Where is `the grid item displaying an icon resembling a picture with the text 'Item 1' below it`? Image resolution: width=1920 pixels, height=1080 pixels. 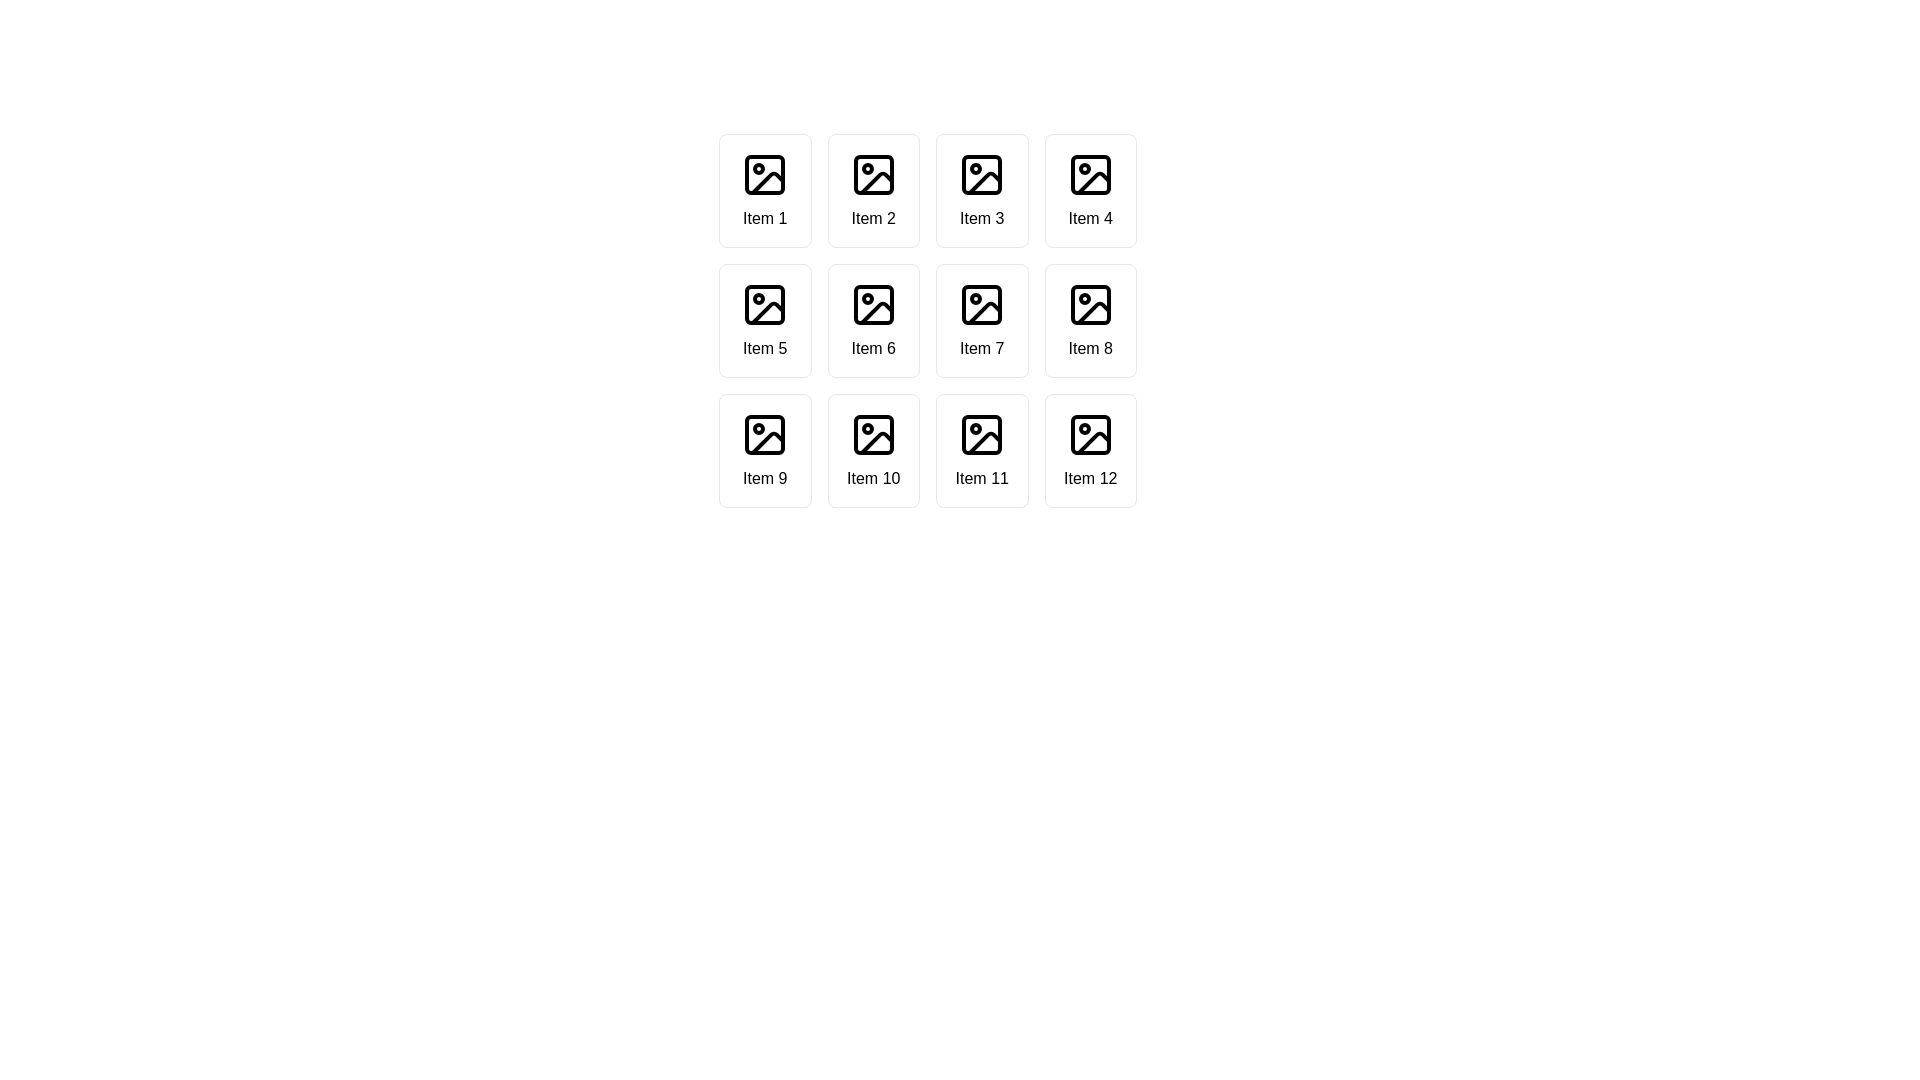
the grid item displaying an icon resembling a picture with the text 'Item 1' below it is located at coordinates (764, 191).